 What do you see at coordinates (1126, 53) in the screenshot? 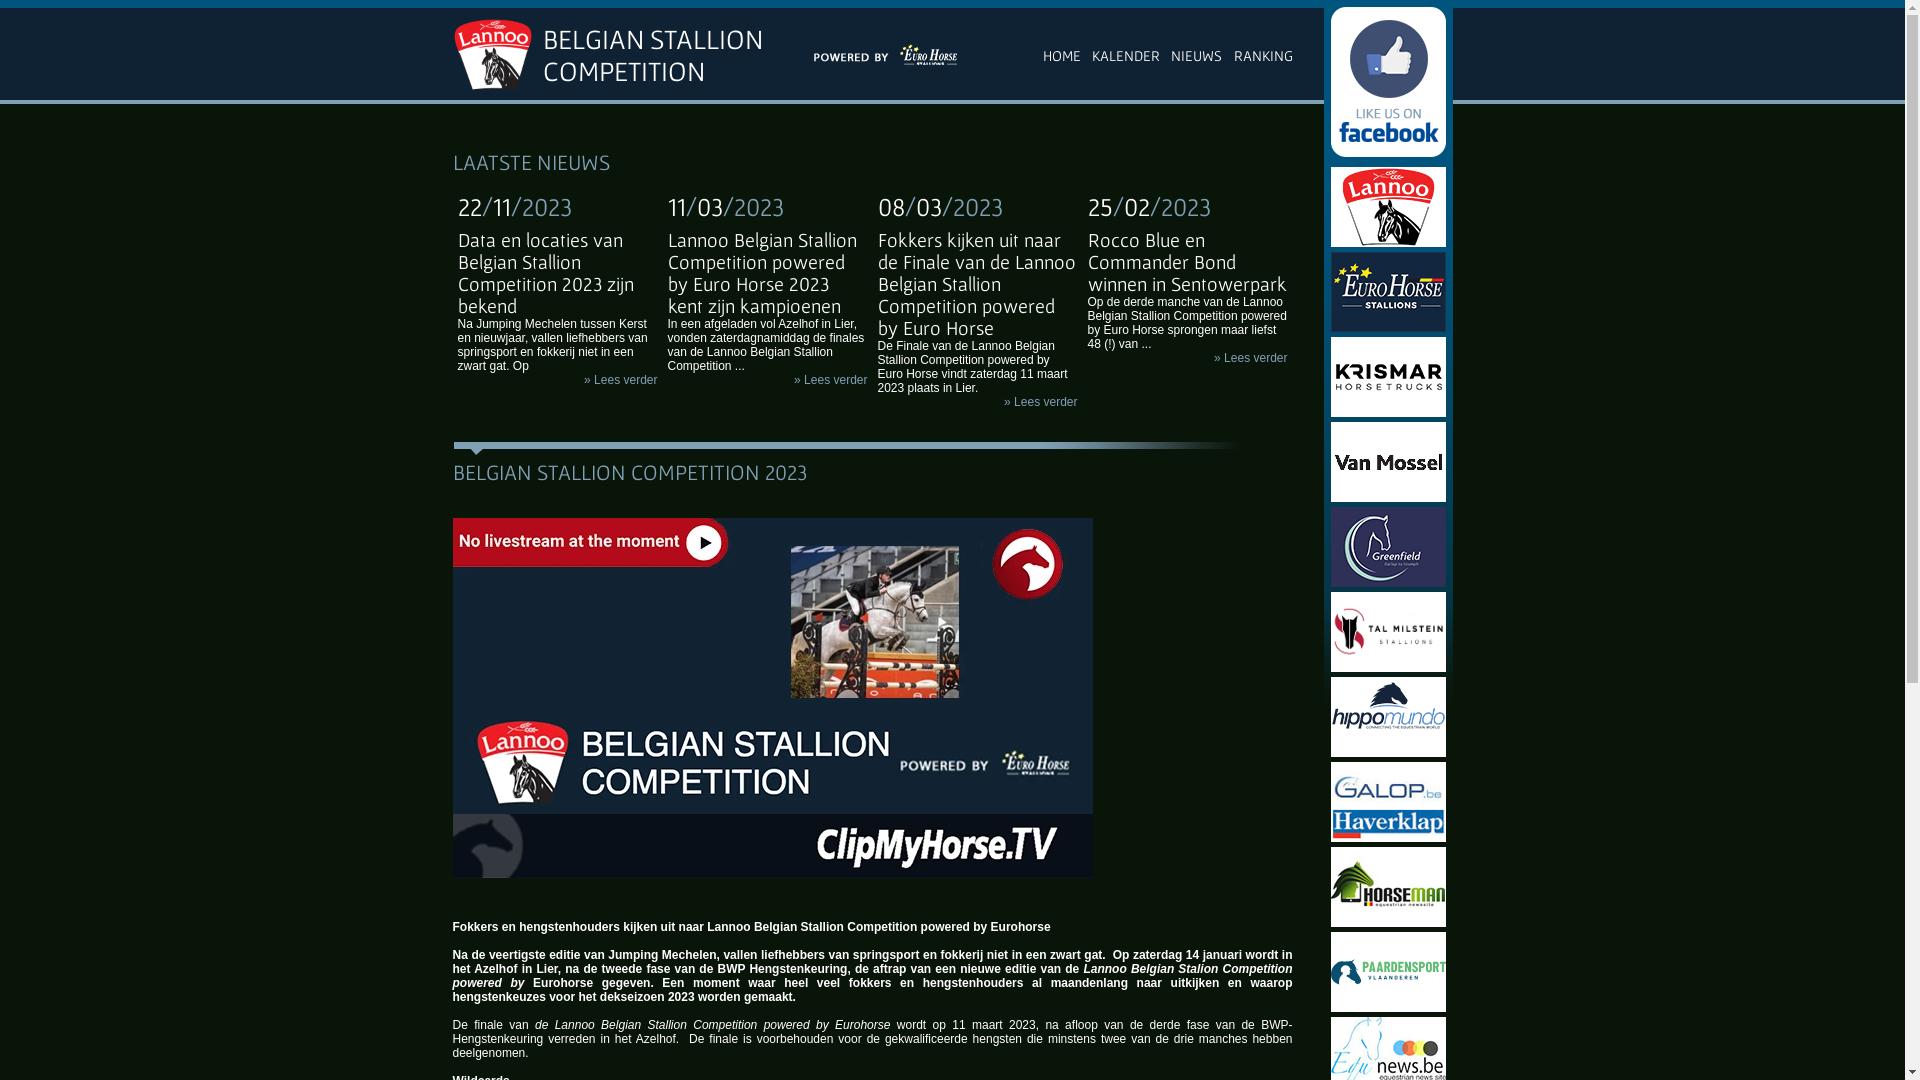
I see `'KALENDER'` at bounding box center [1126, 53].